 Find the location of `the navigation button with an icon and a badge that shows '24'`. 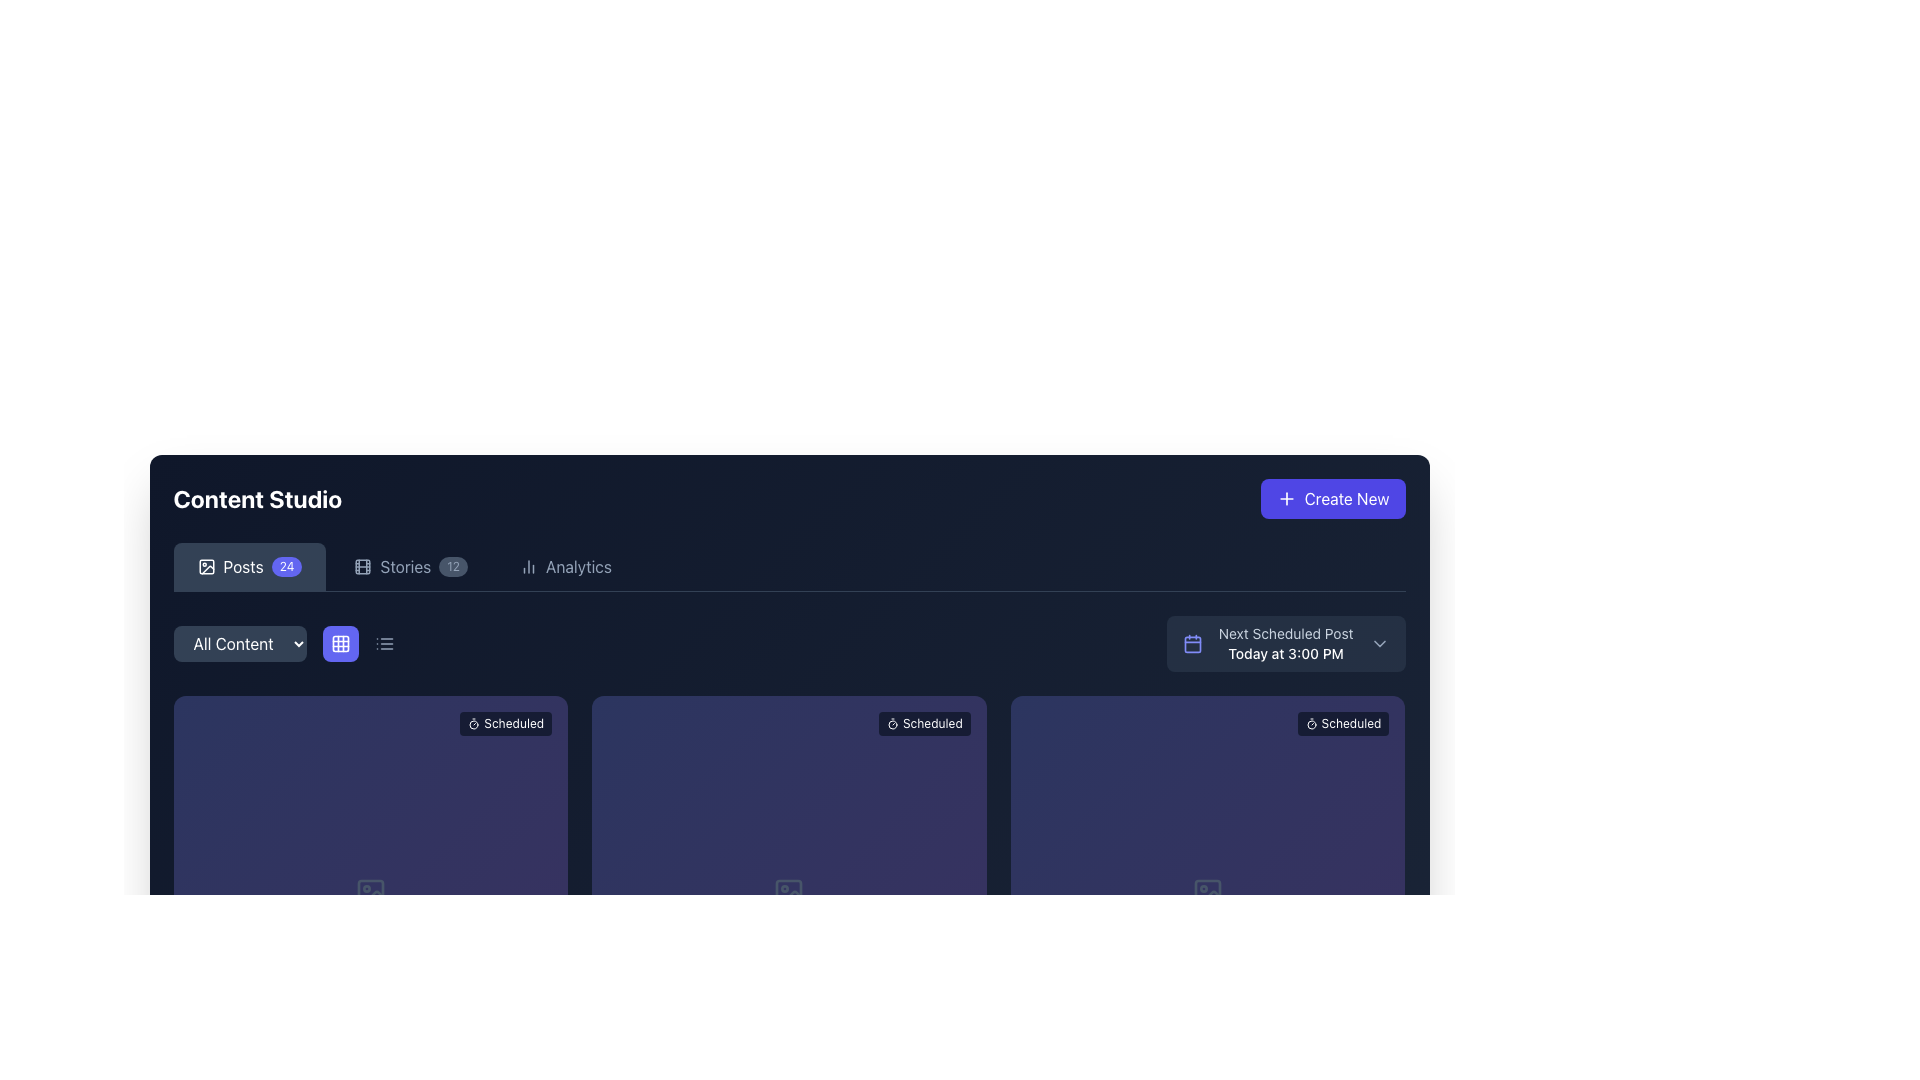

the navigation button with an icon and a badge that shows '24' is located at coordinates (248, 567).